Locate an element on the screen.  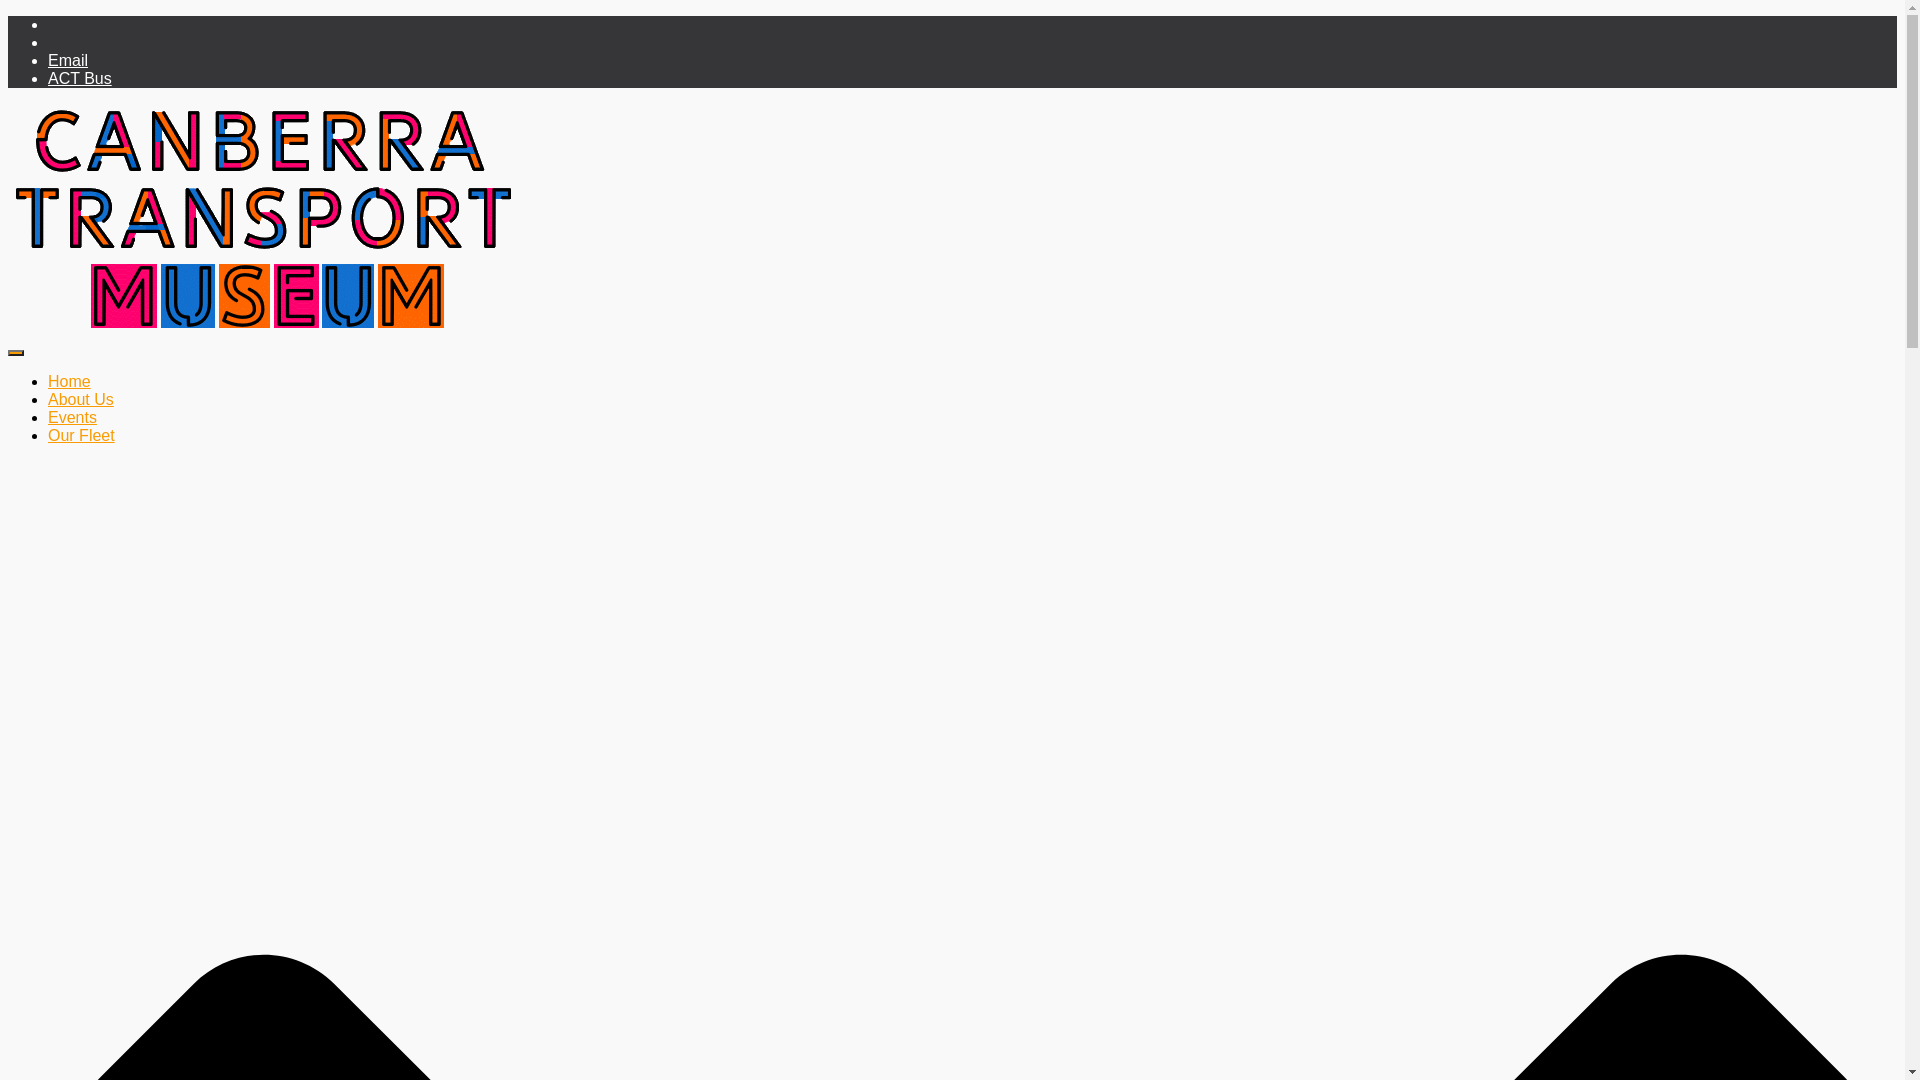
'Home' is located at coordinates (69, 381).